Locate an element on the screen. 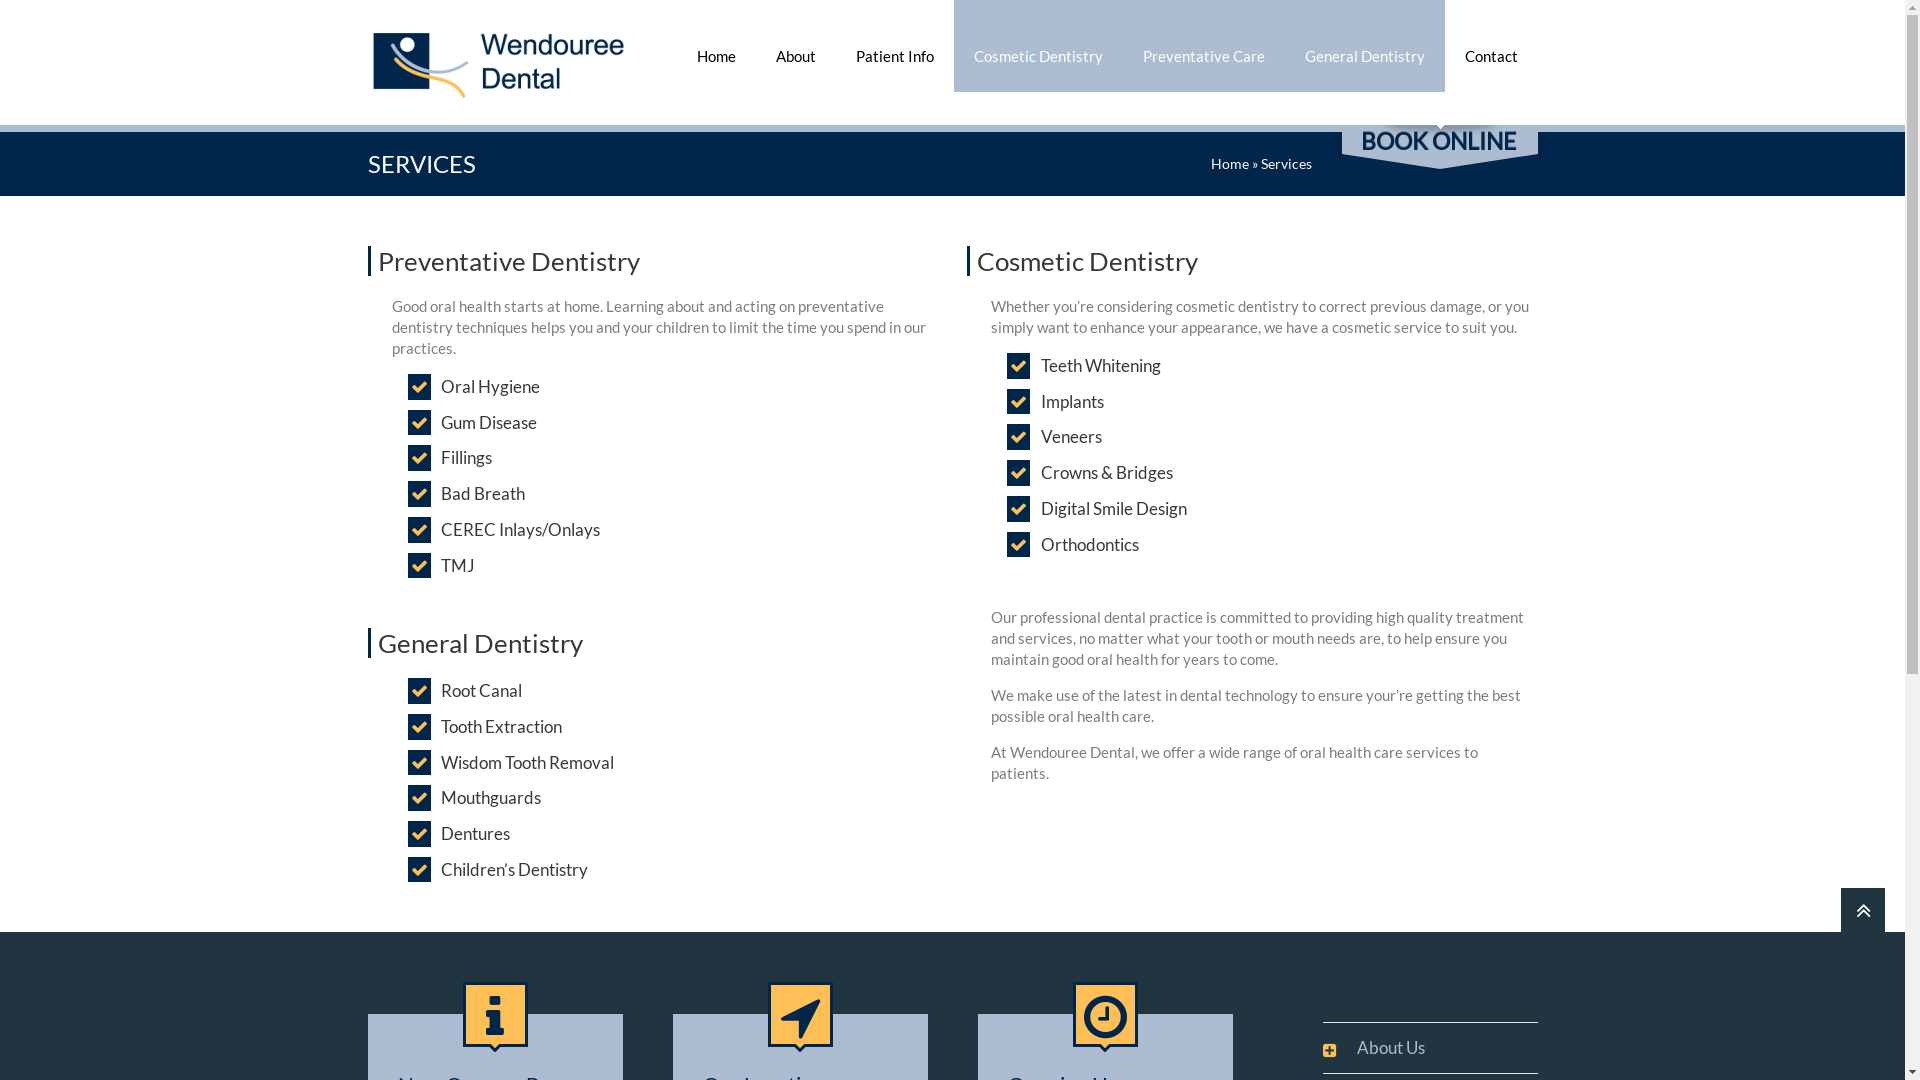 The width and height of the screenshot is (1920, 1080). 'Mouthguards' is located at coordinates (440, 797).